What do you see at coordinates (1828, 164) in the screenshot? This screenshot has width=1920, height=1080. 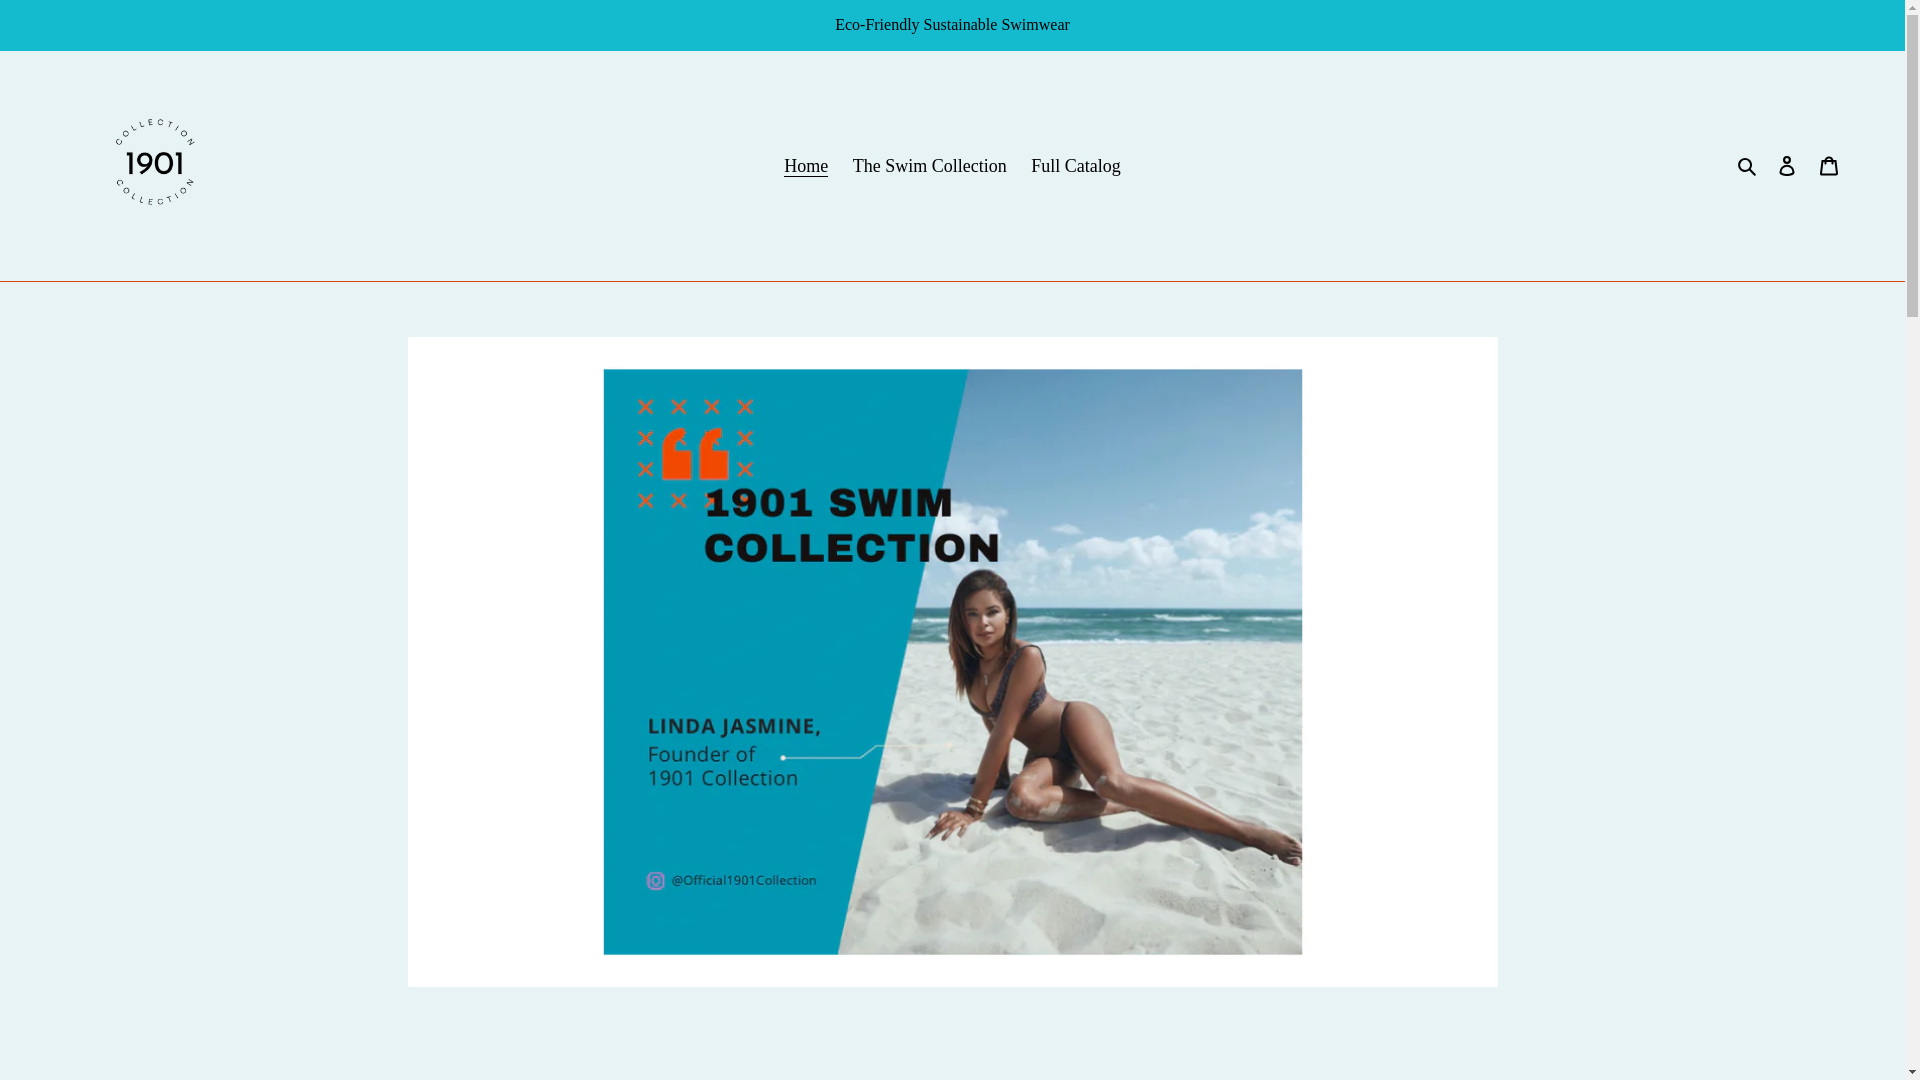 I see `'Cart'` at bounding box center [1828, 164].